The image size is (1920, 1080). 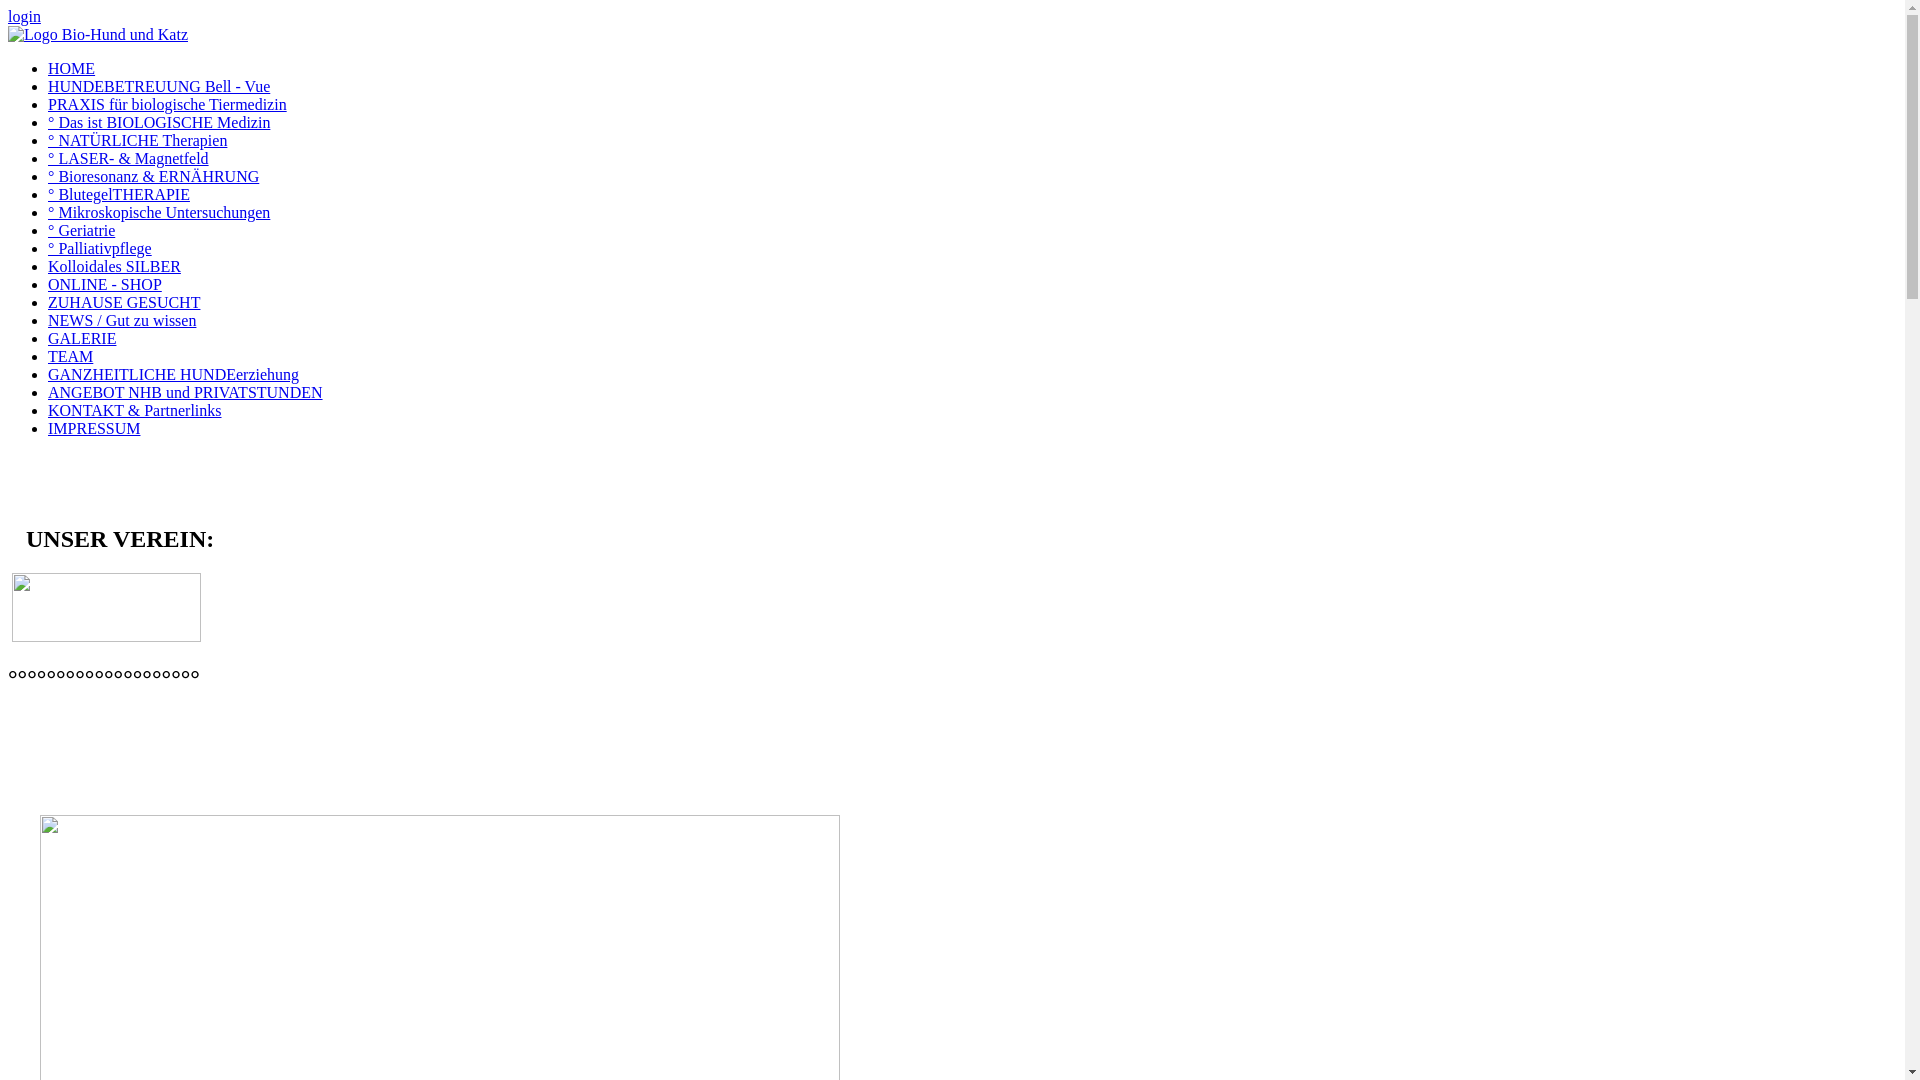 I want to click on 'Kolloidales SILBER', so click(x=48, y=265).